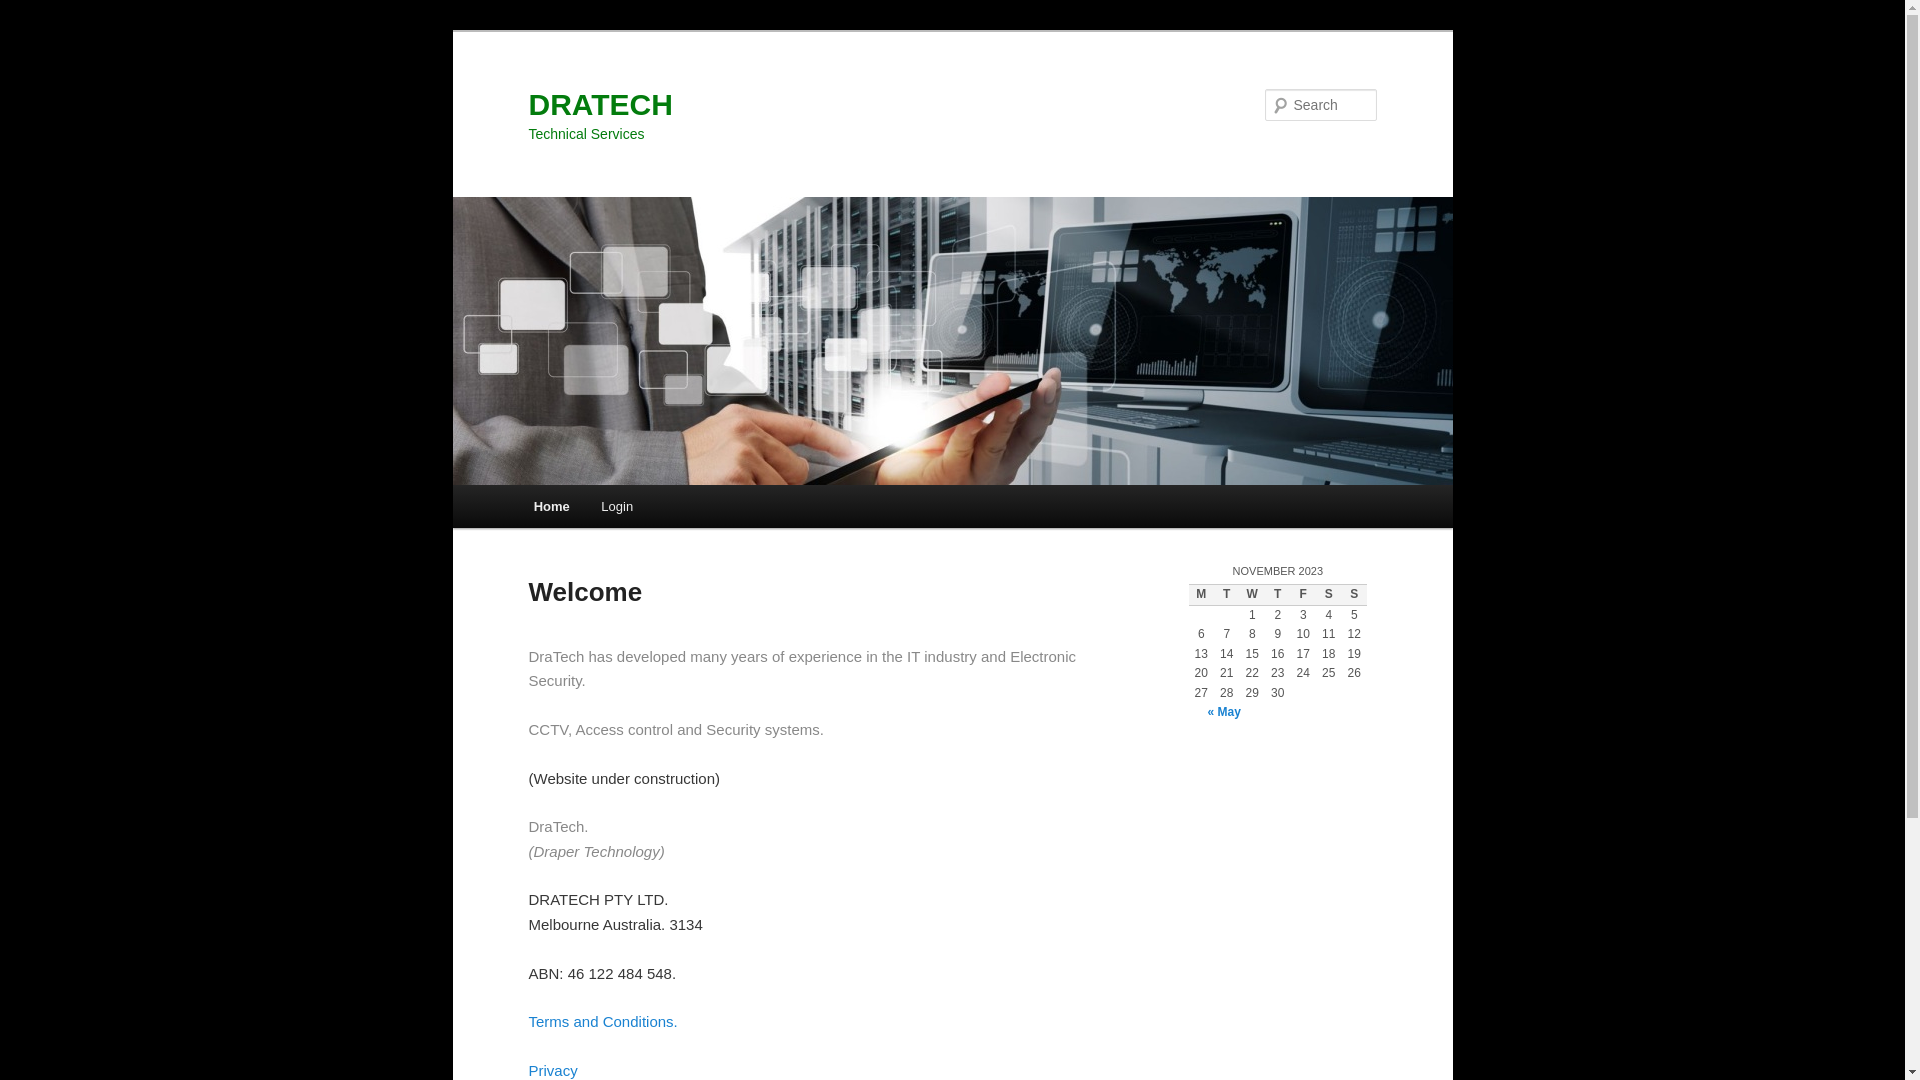 This screenshot has width=1920, height=1080. I want to click on 'Privacy', so click(552, 1069).